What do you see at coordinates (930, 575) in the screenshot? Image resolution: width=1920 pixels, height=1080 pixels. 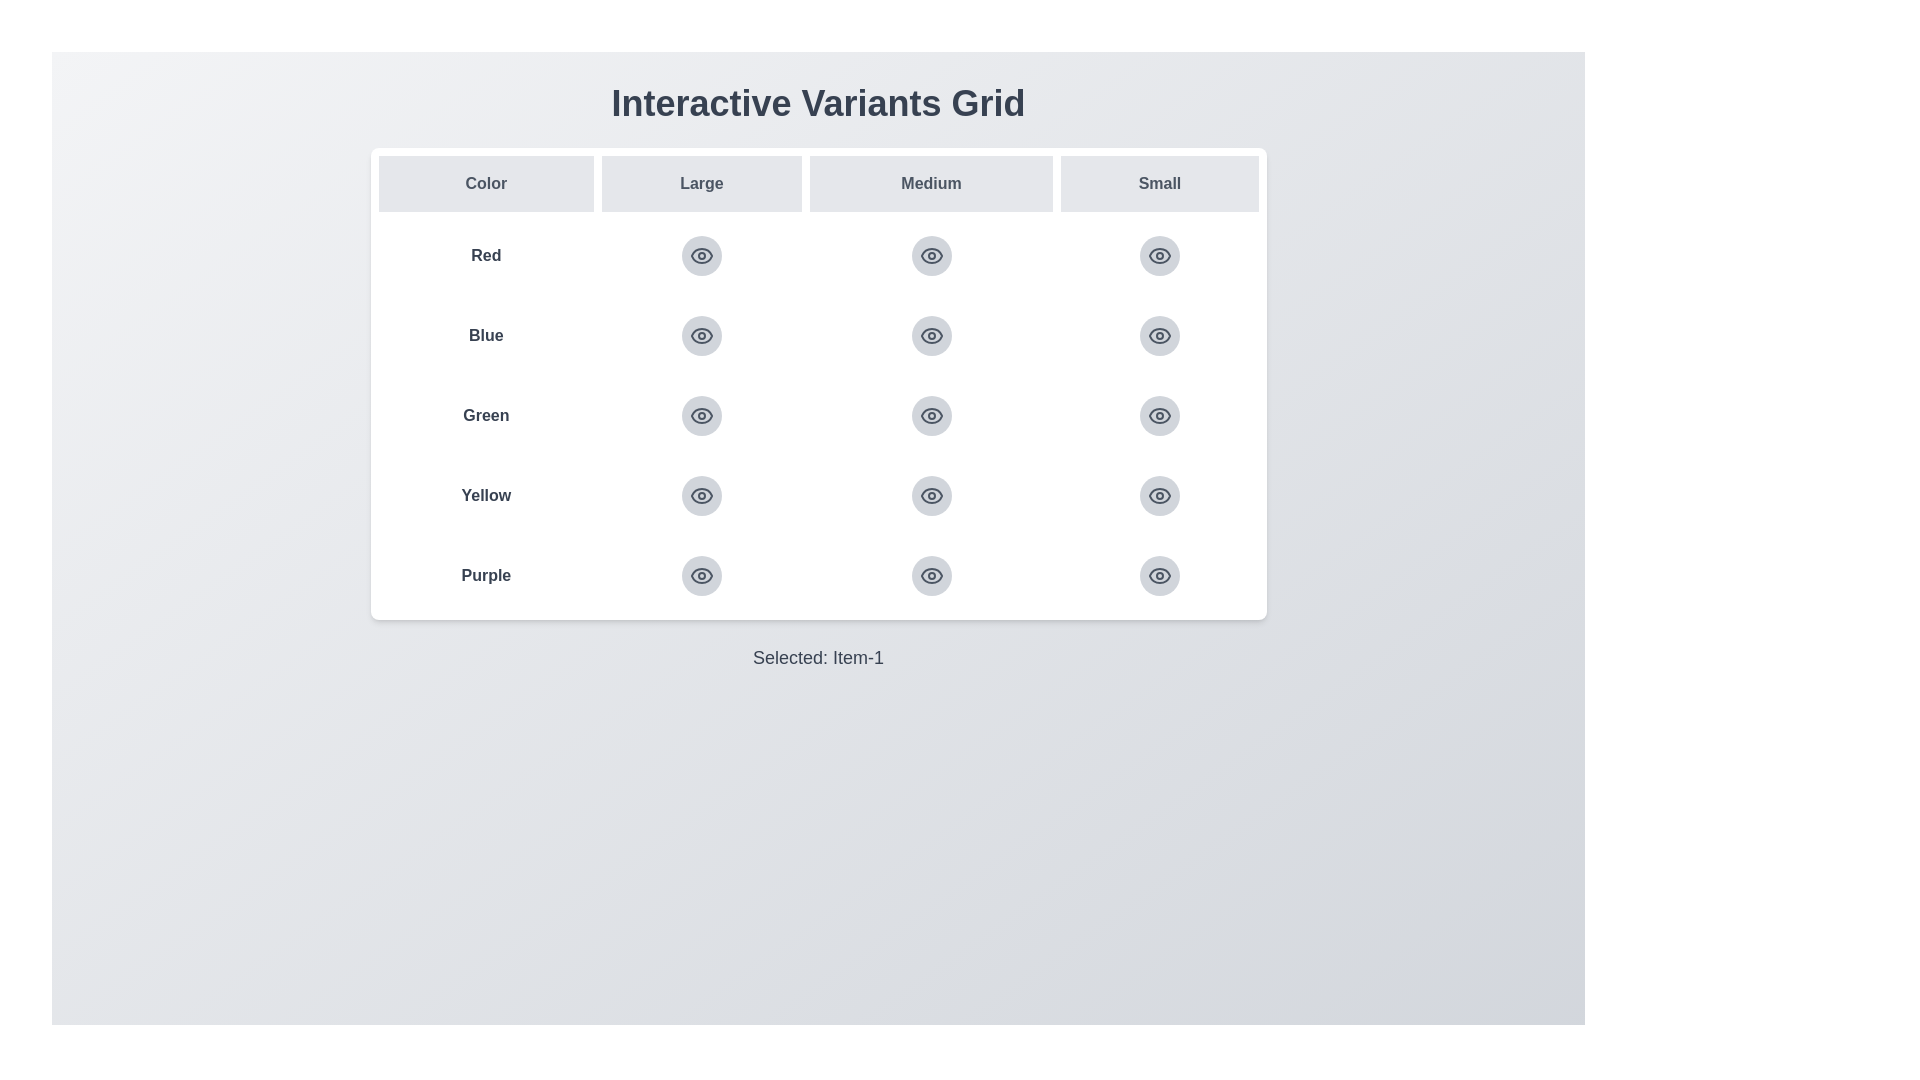 I see `the circular button with a gray background and an eye icon located in the 'Purple' row under the 'Medium' column` at bounding box center [930, 575].